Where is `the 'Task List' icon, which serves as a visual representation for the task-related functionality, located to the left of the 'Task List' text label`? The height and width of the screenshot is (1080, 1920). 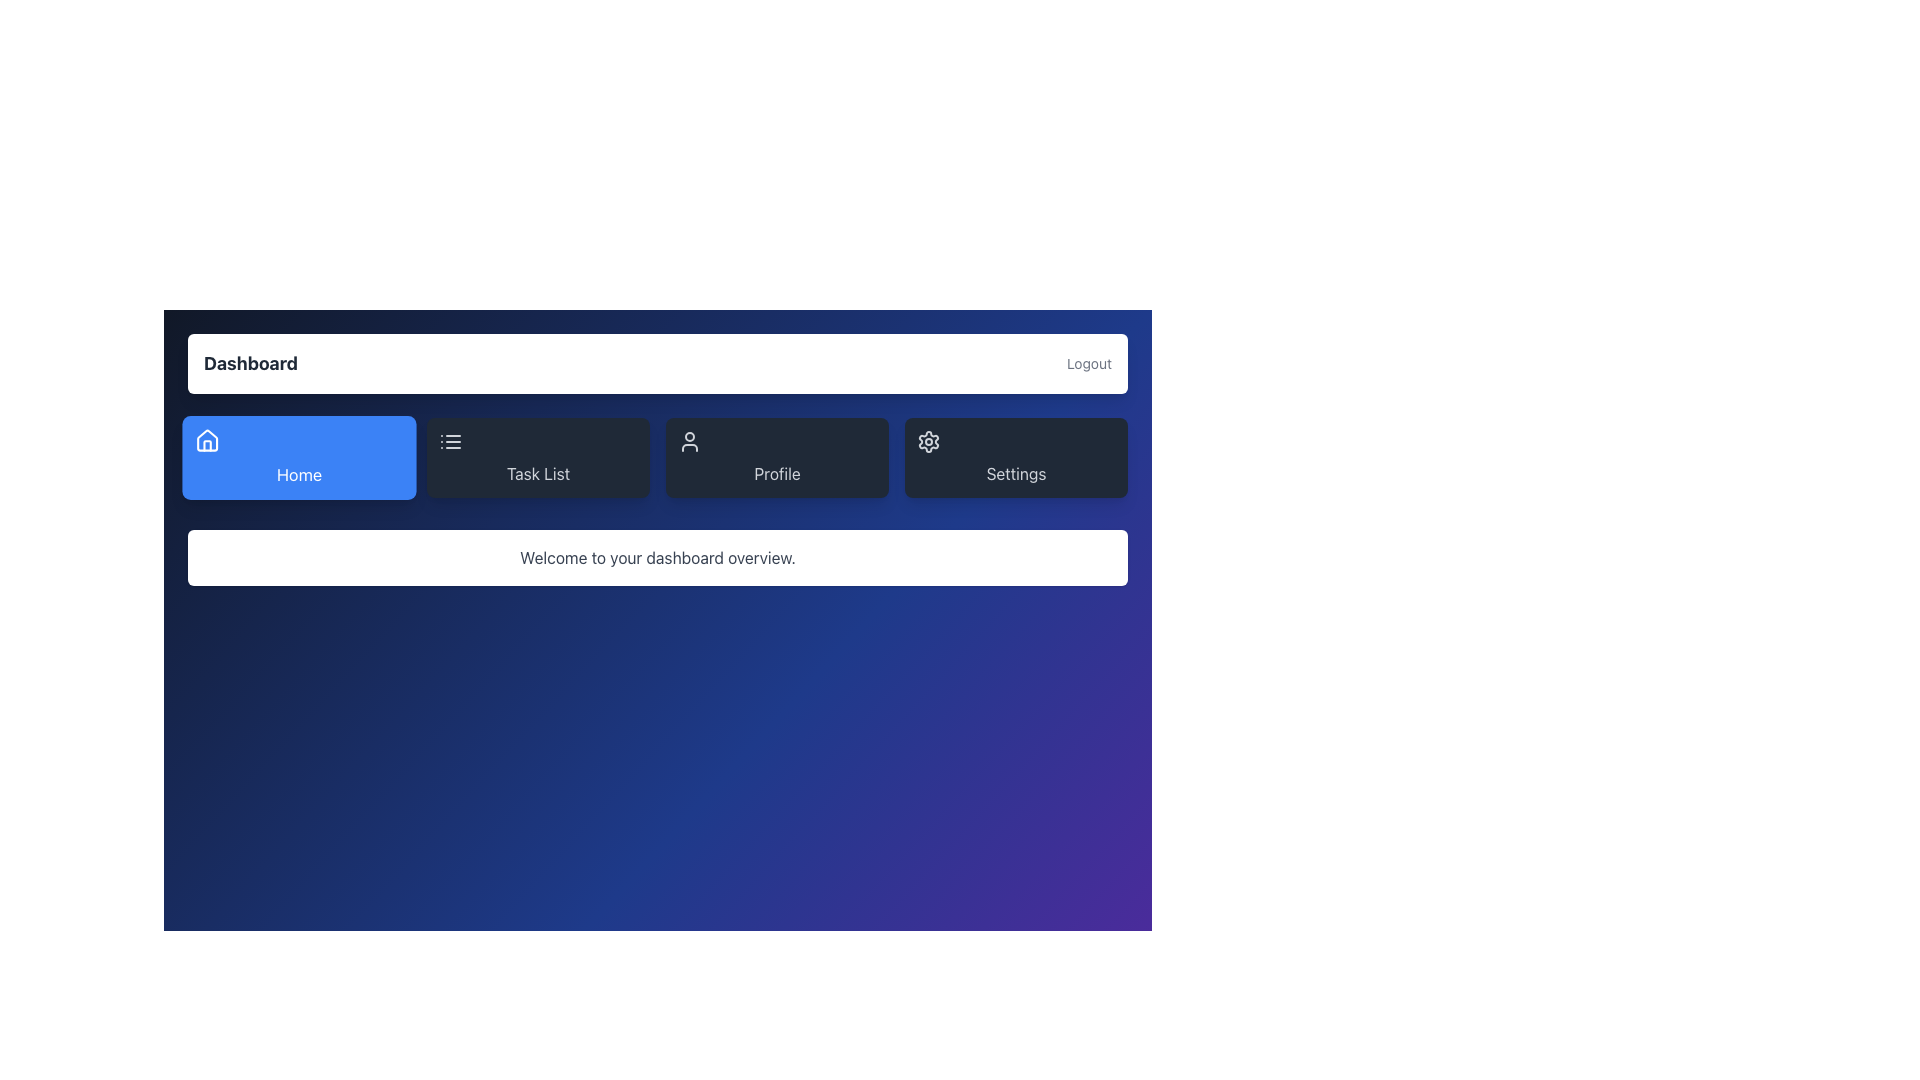 the 'Task List' icon, which serves as a visual representation for the task-related functionality, located to the left of the 'Task List' text label is located at coordinates (538, 441).